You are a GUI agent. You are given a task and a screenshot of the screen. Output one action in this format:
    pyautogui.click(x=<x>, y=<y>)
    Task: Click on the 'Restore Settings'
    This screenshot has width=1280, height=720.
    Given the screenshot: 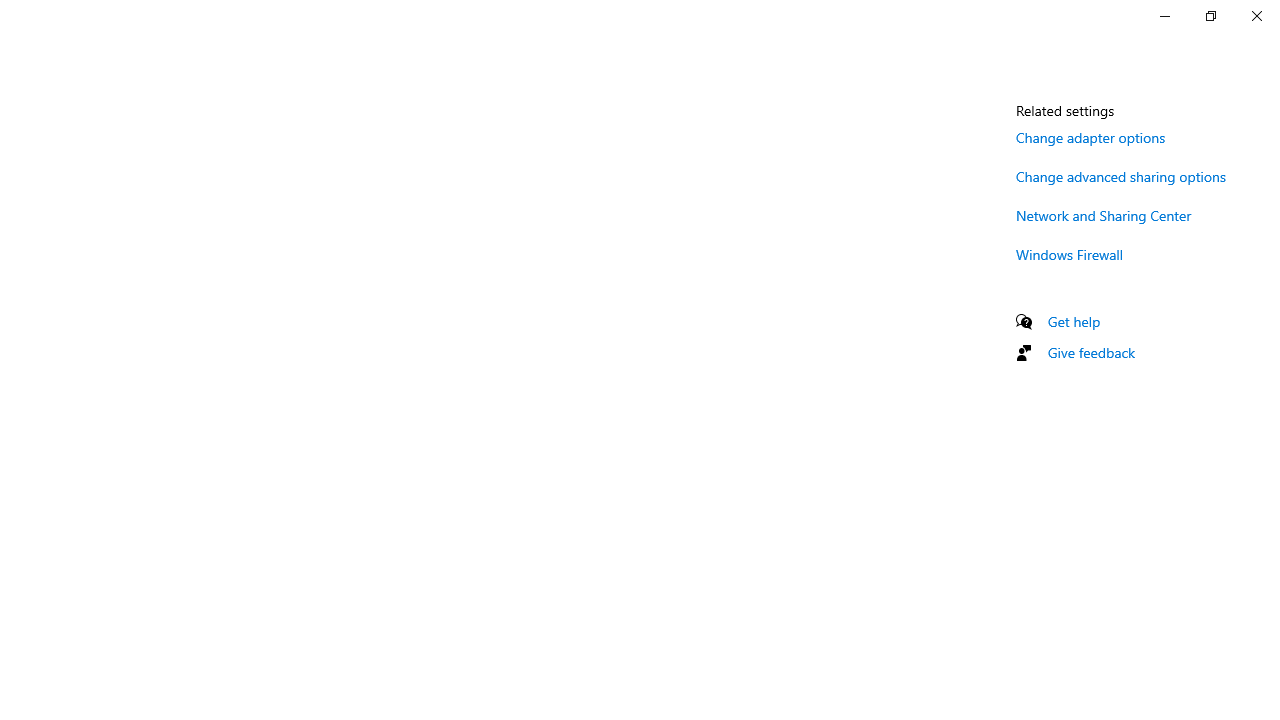 What is the action you would take?
    pyautogui.click(x=1209, y=15)
    